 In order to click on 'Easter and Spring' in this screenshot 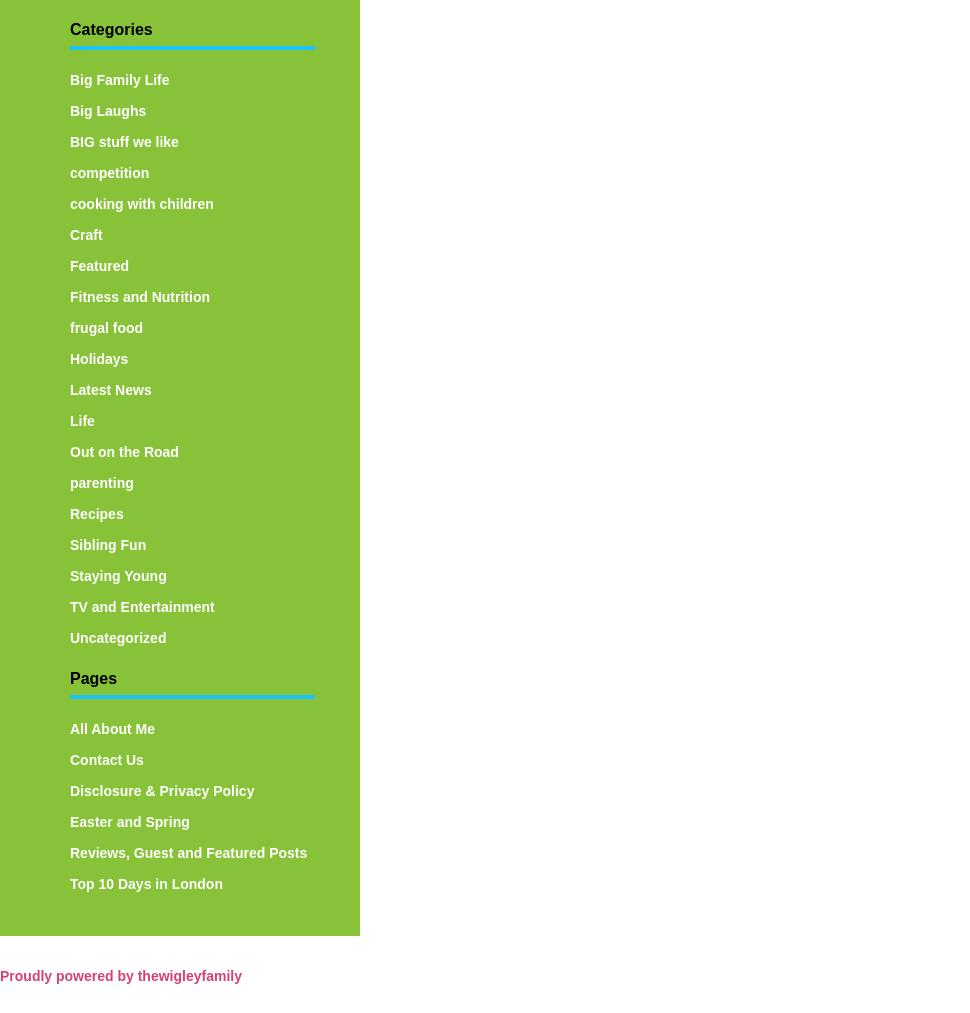, I will do `click(129, 820)`.